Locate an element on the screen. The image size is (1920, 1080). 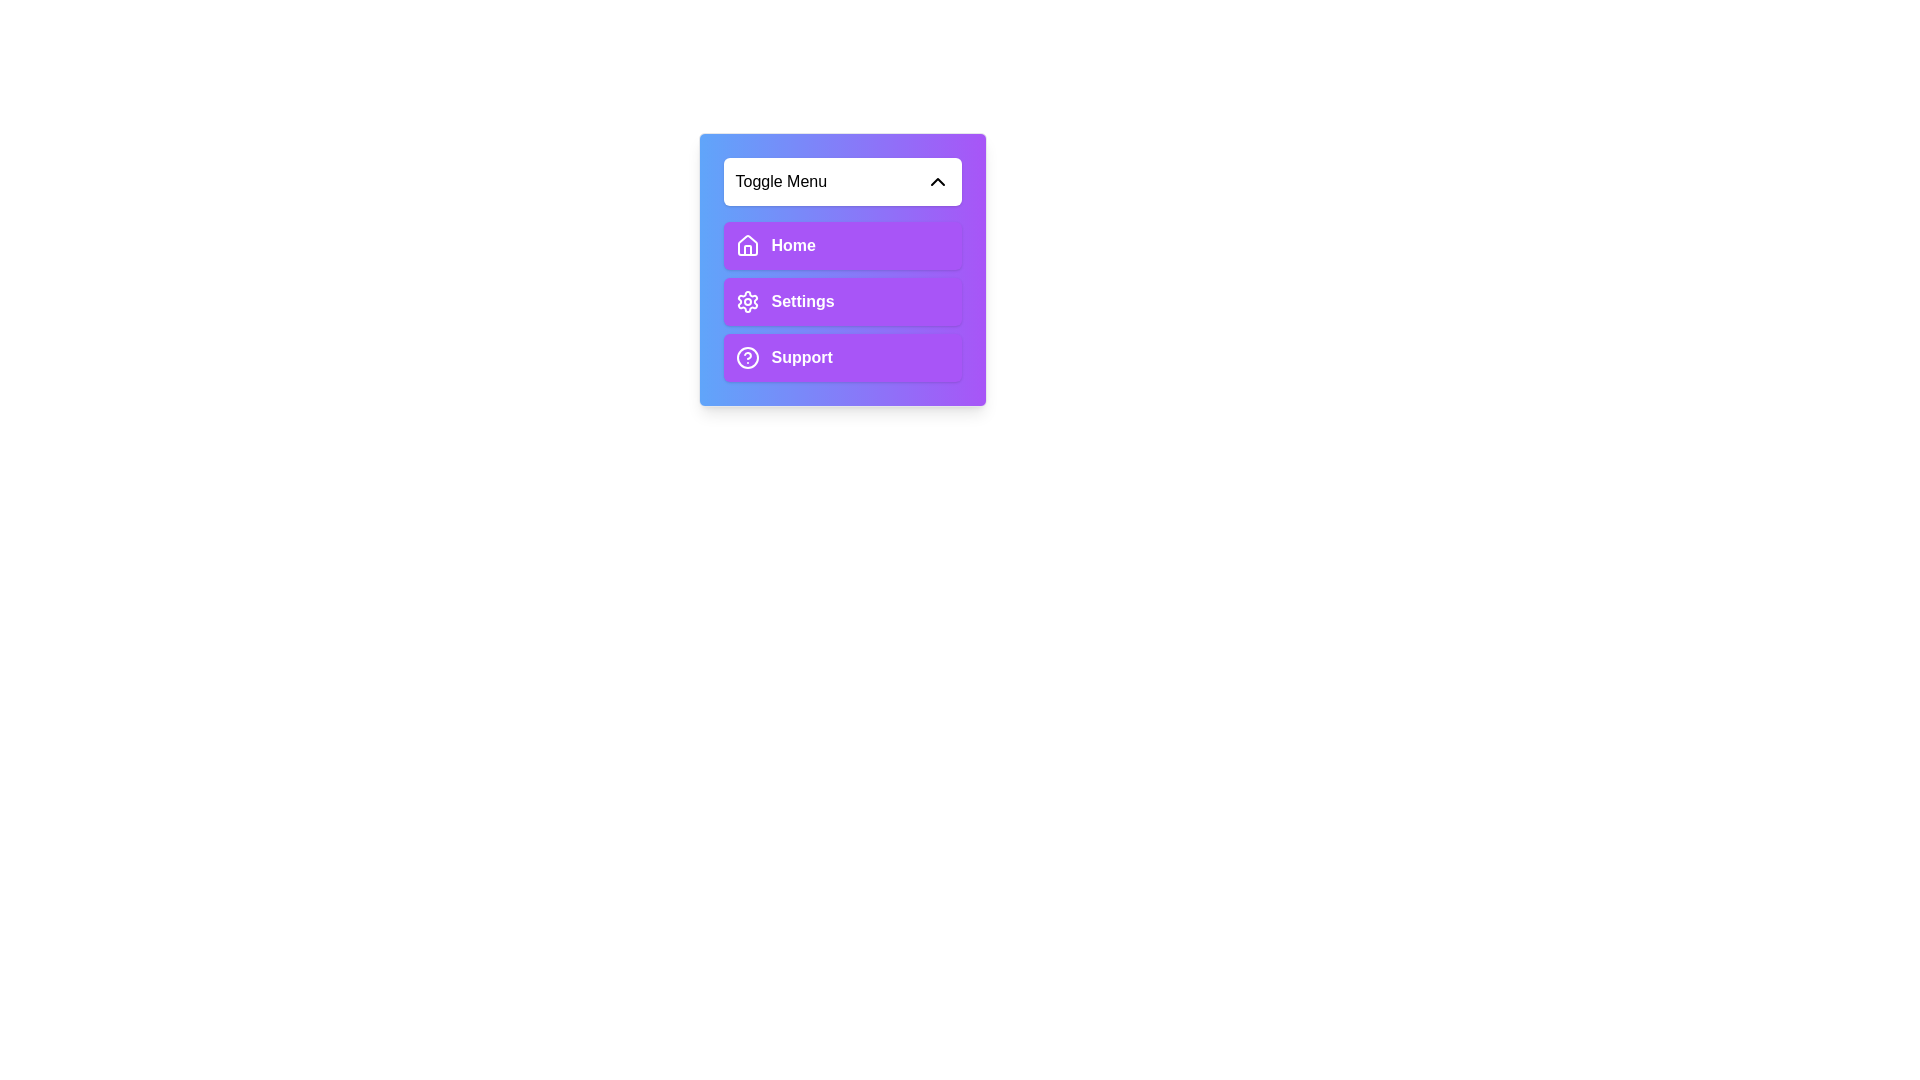
the text label that serves as the title for the first menu option in the vertical navigation menu, located within the first purple tab beneath the 'Toggle Menu' dropdown is located at coordinates (792, 245).